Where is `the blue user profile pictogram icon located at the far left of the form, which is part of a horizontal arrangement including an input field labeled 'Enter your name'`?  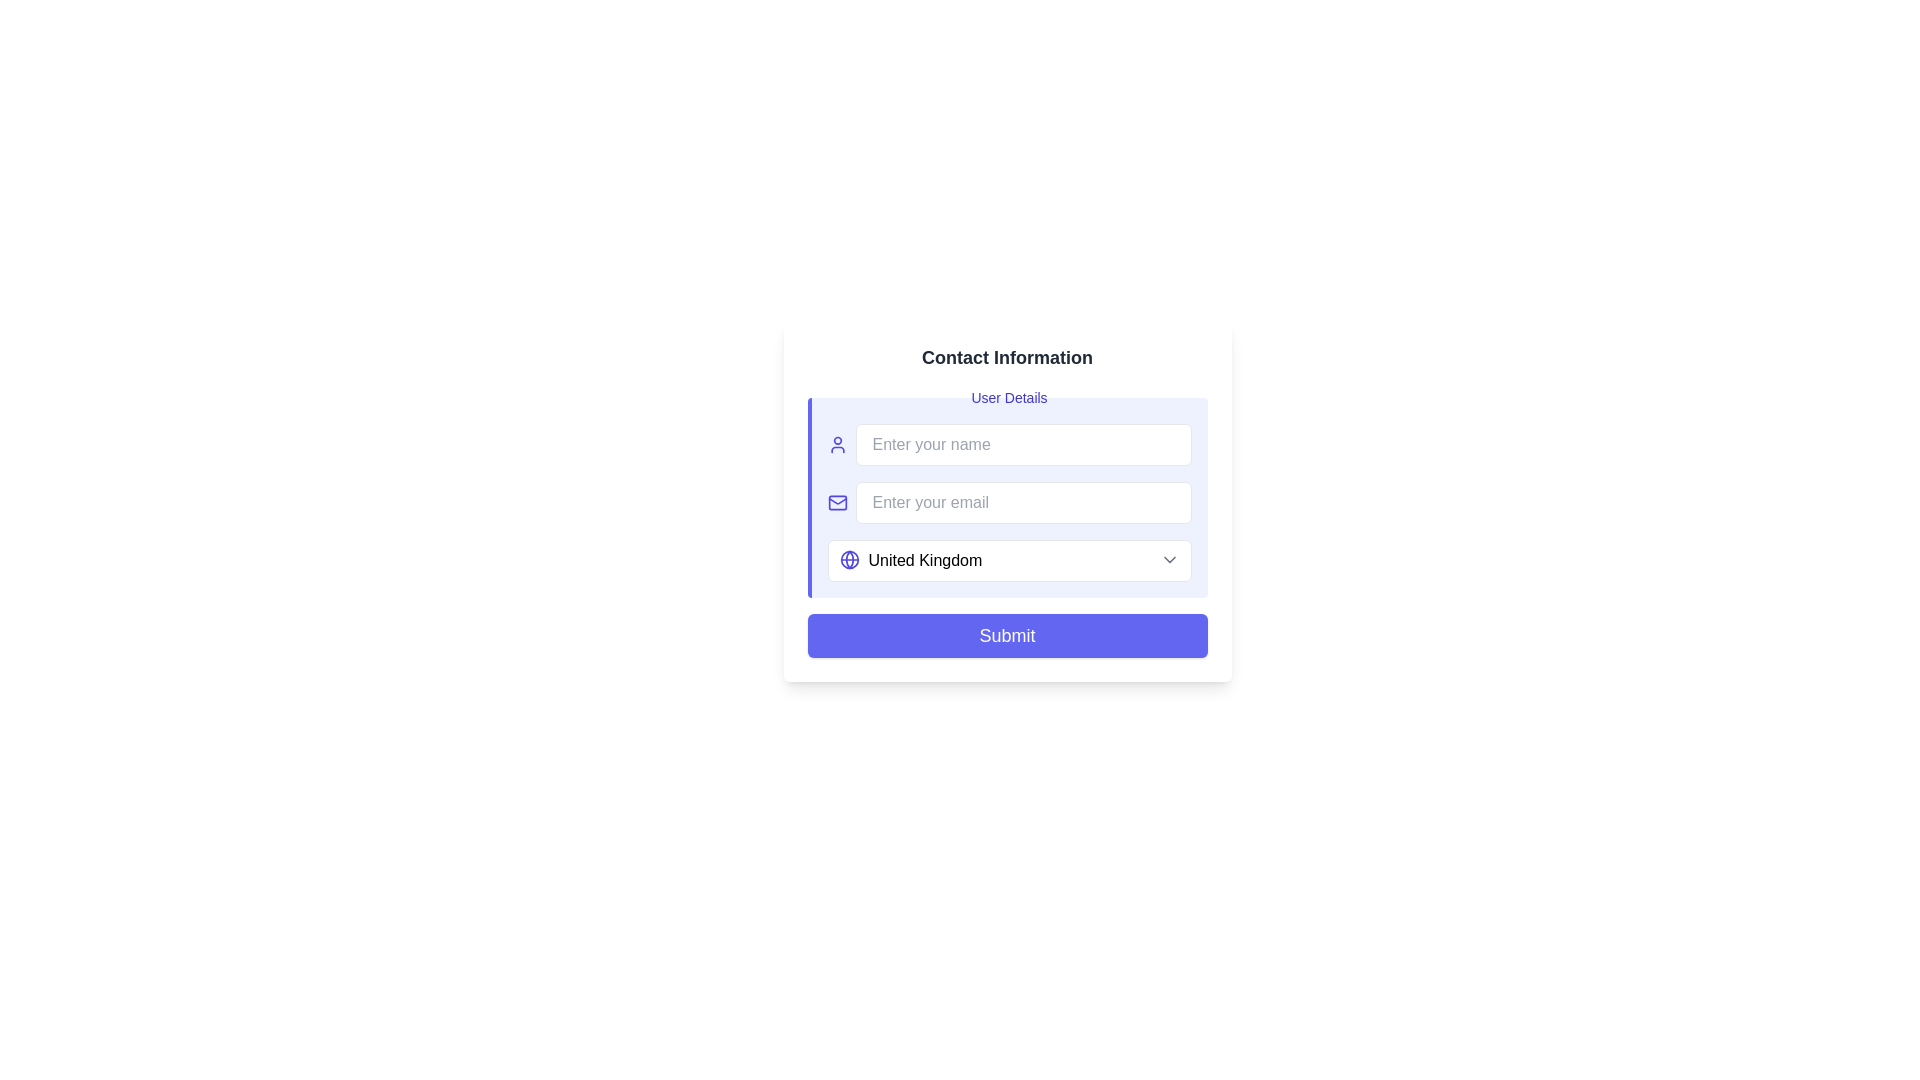 the blue user profile pictogram icon located at the far left of the form, which is part of a horizontal arrangement including an input field labeled 'Enter your name' is located at coordinates (837, 443).